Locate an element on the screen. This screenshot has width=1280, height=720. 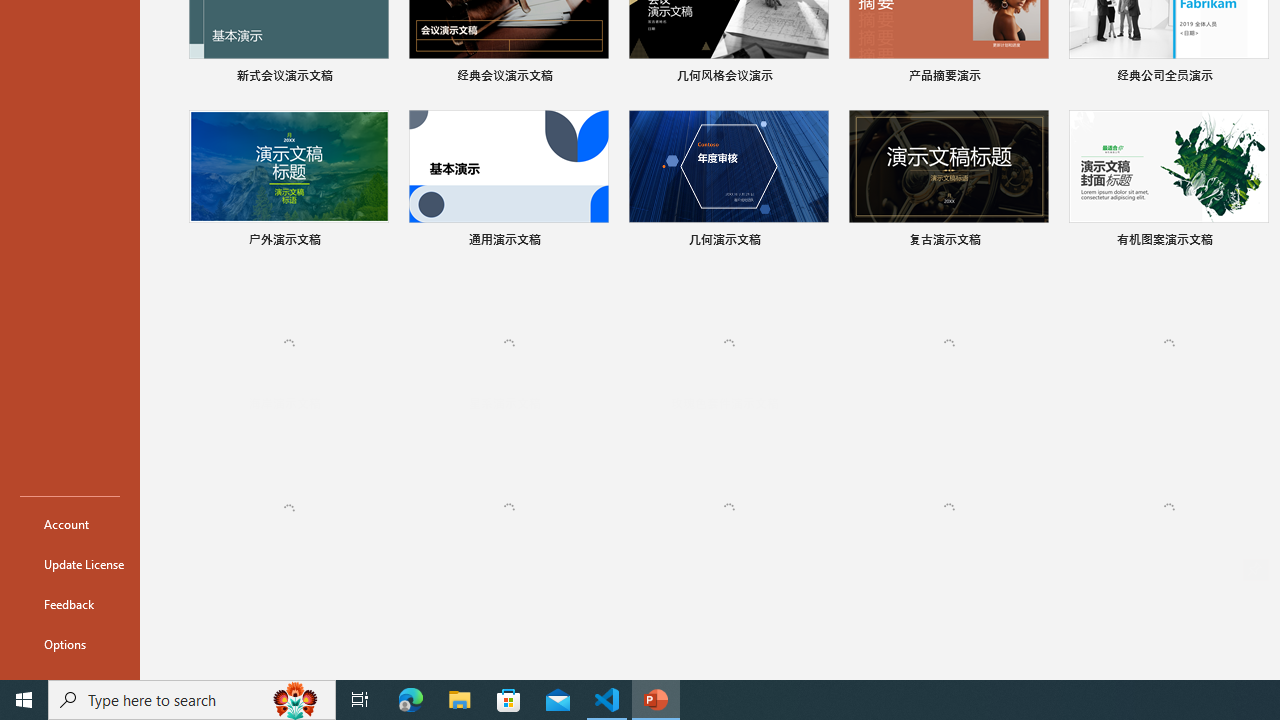
'Feedback' is located at coordinates (69, 603).